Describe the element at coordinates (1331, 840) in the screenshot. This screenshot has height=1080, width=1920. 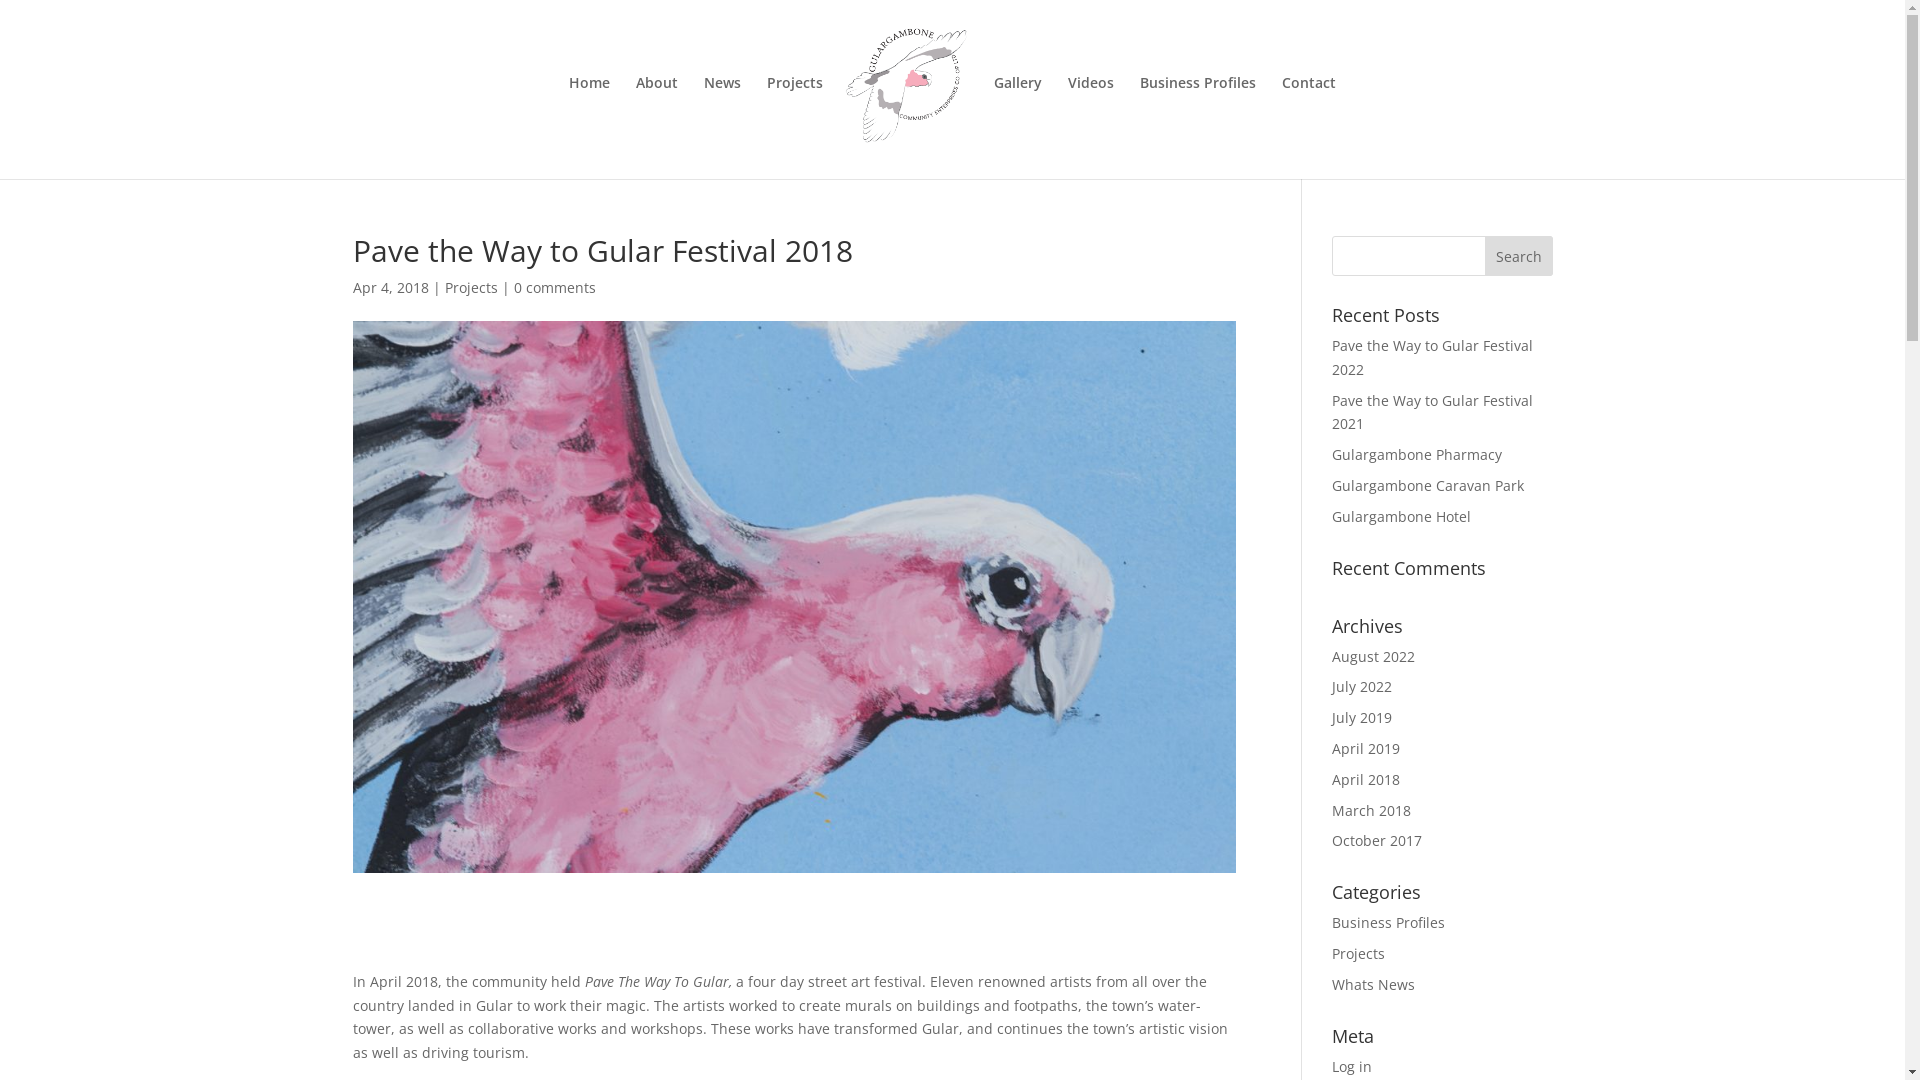
I see `'October 2017'` at that location.